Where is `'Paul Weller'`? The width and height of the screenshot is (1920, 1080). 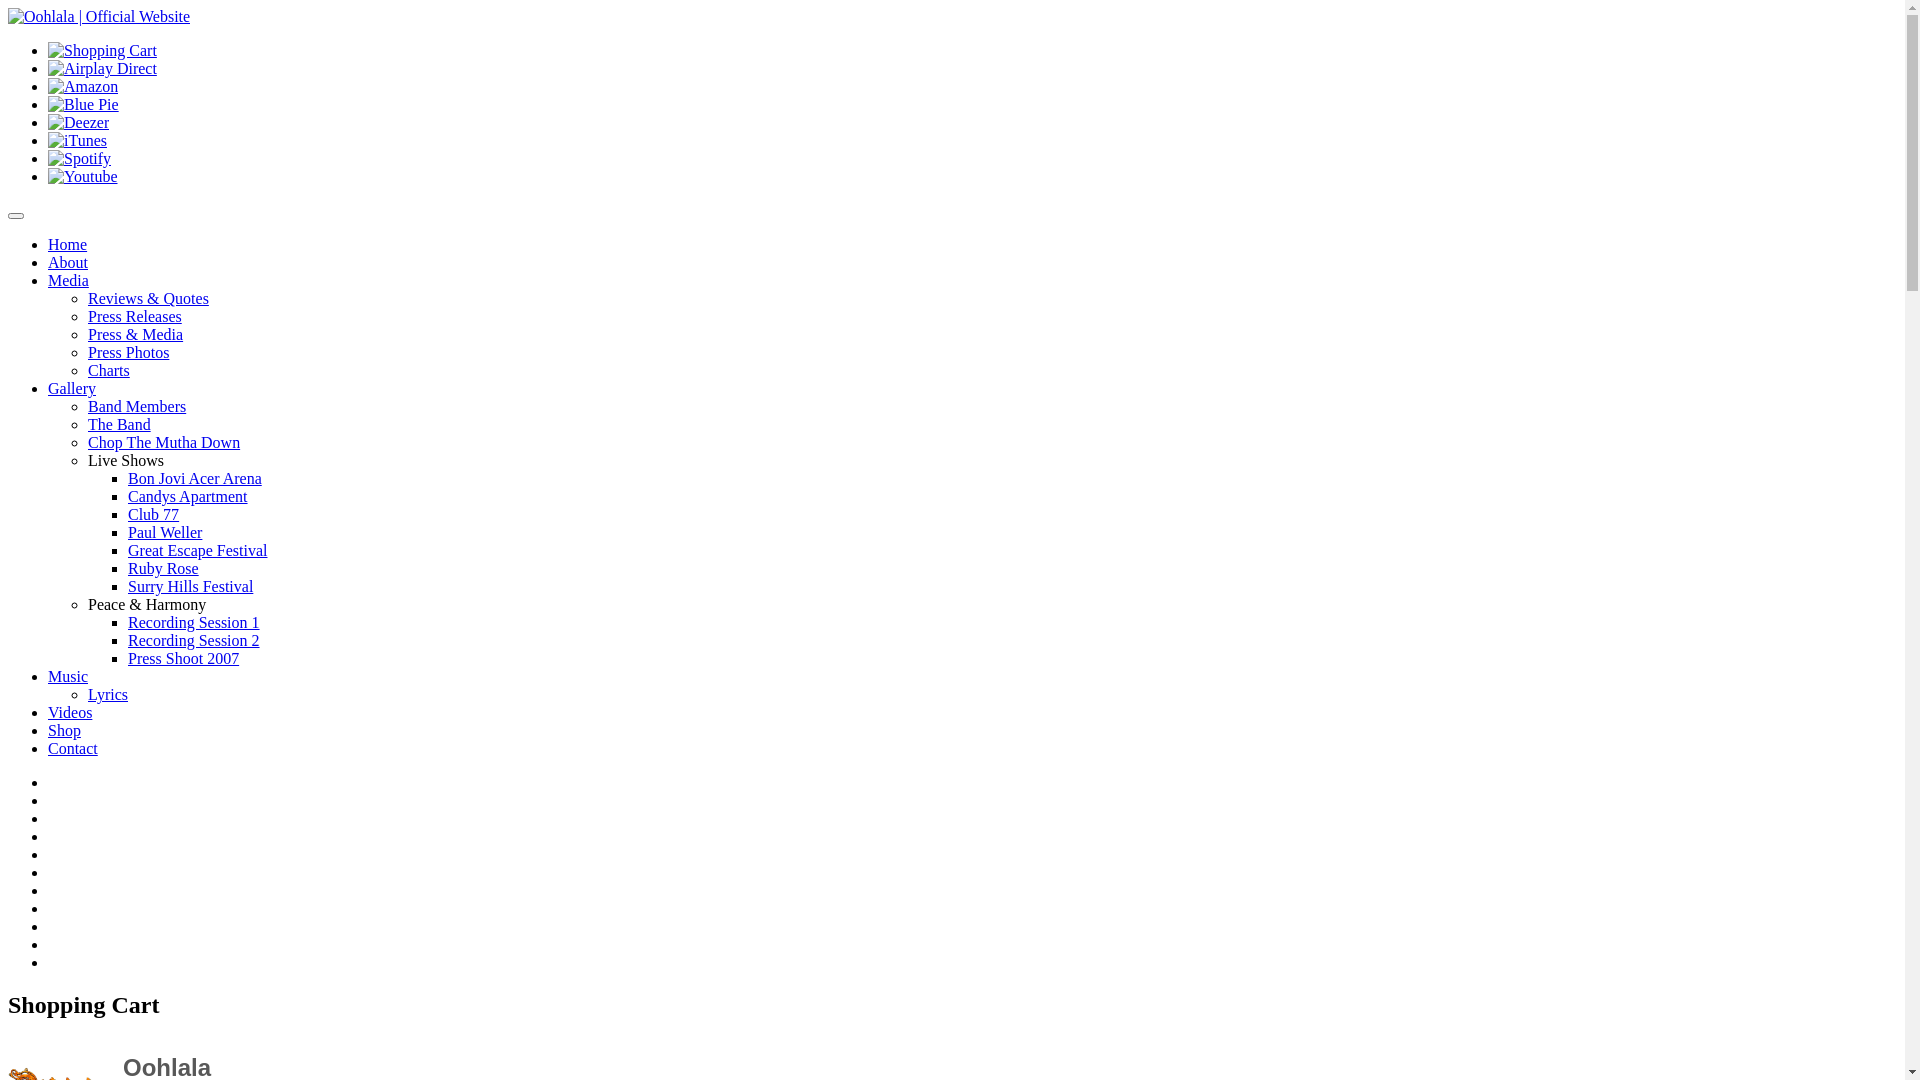 'Paul Weller' is located at coordinates (164, 531).